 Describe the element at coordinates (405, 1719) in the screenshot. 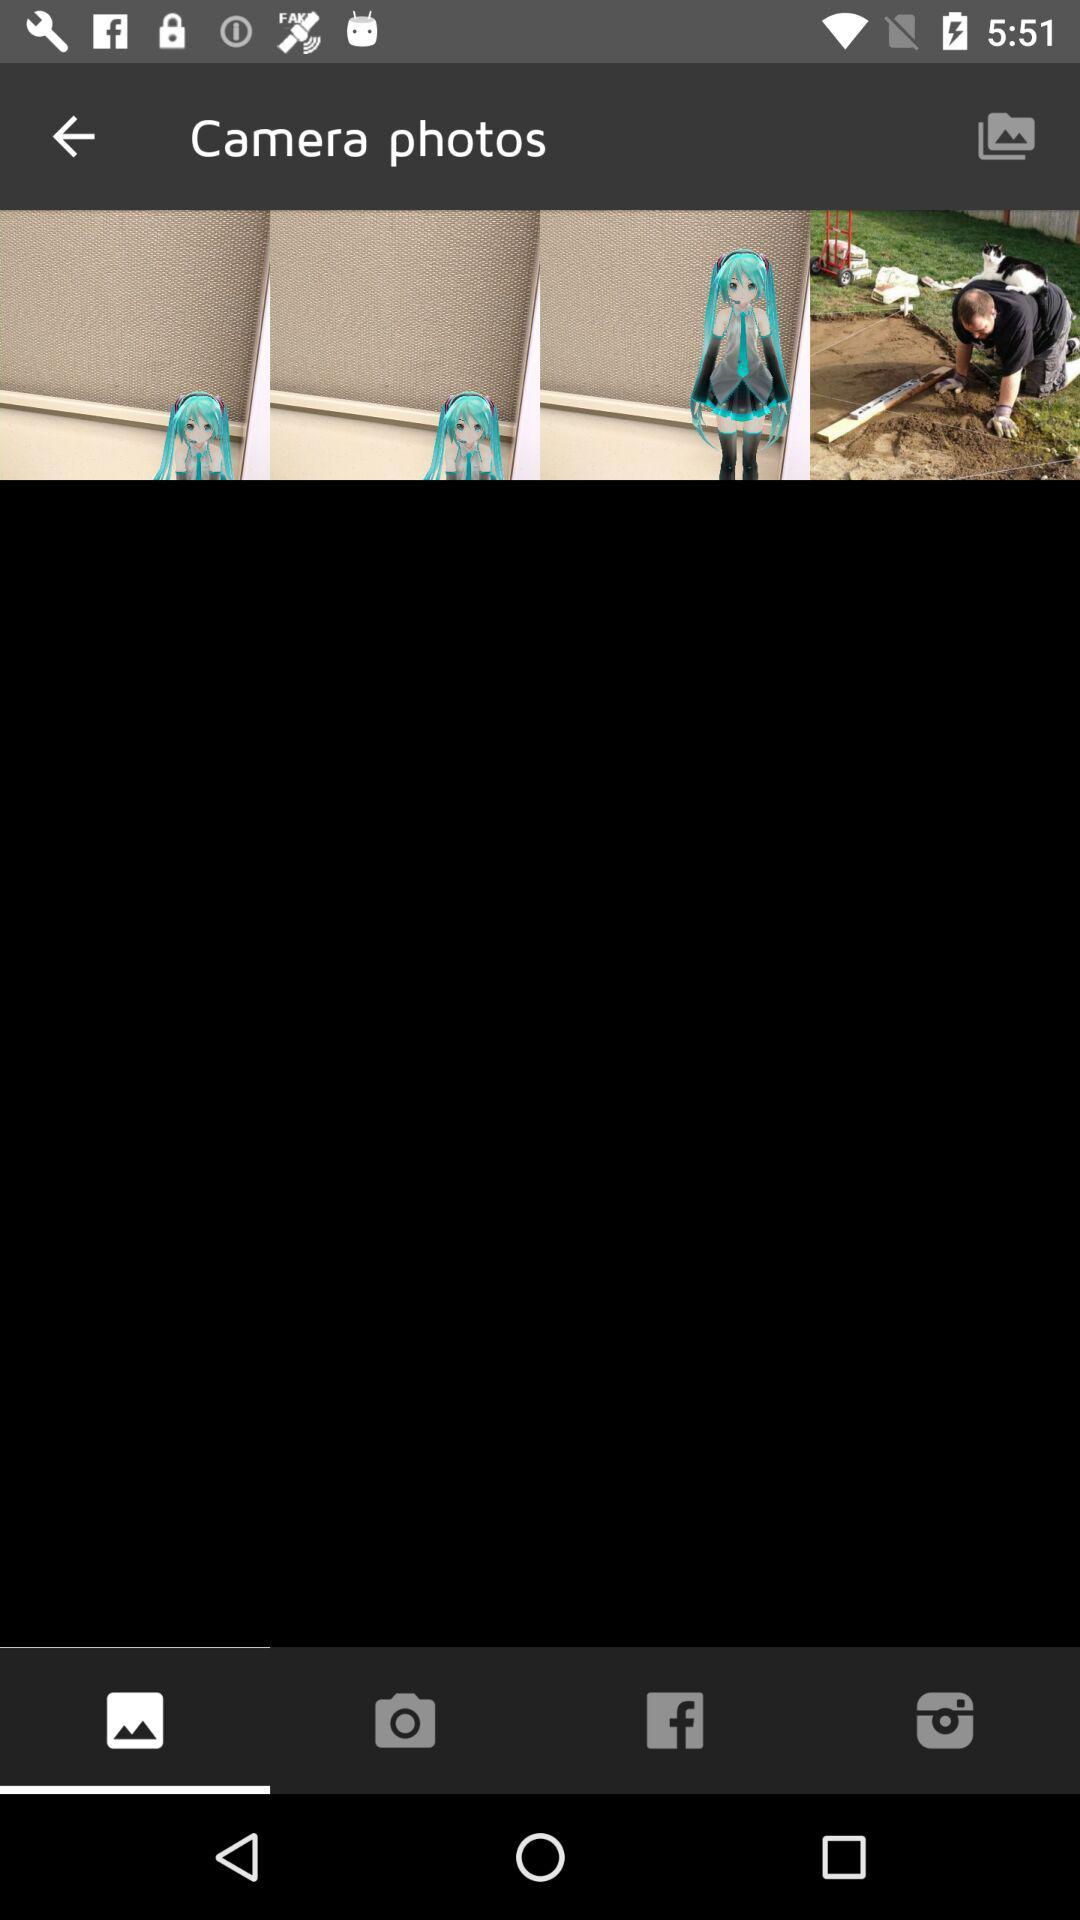

I see `take photo` at that location.